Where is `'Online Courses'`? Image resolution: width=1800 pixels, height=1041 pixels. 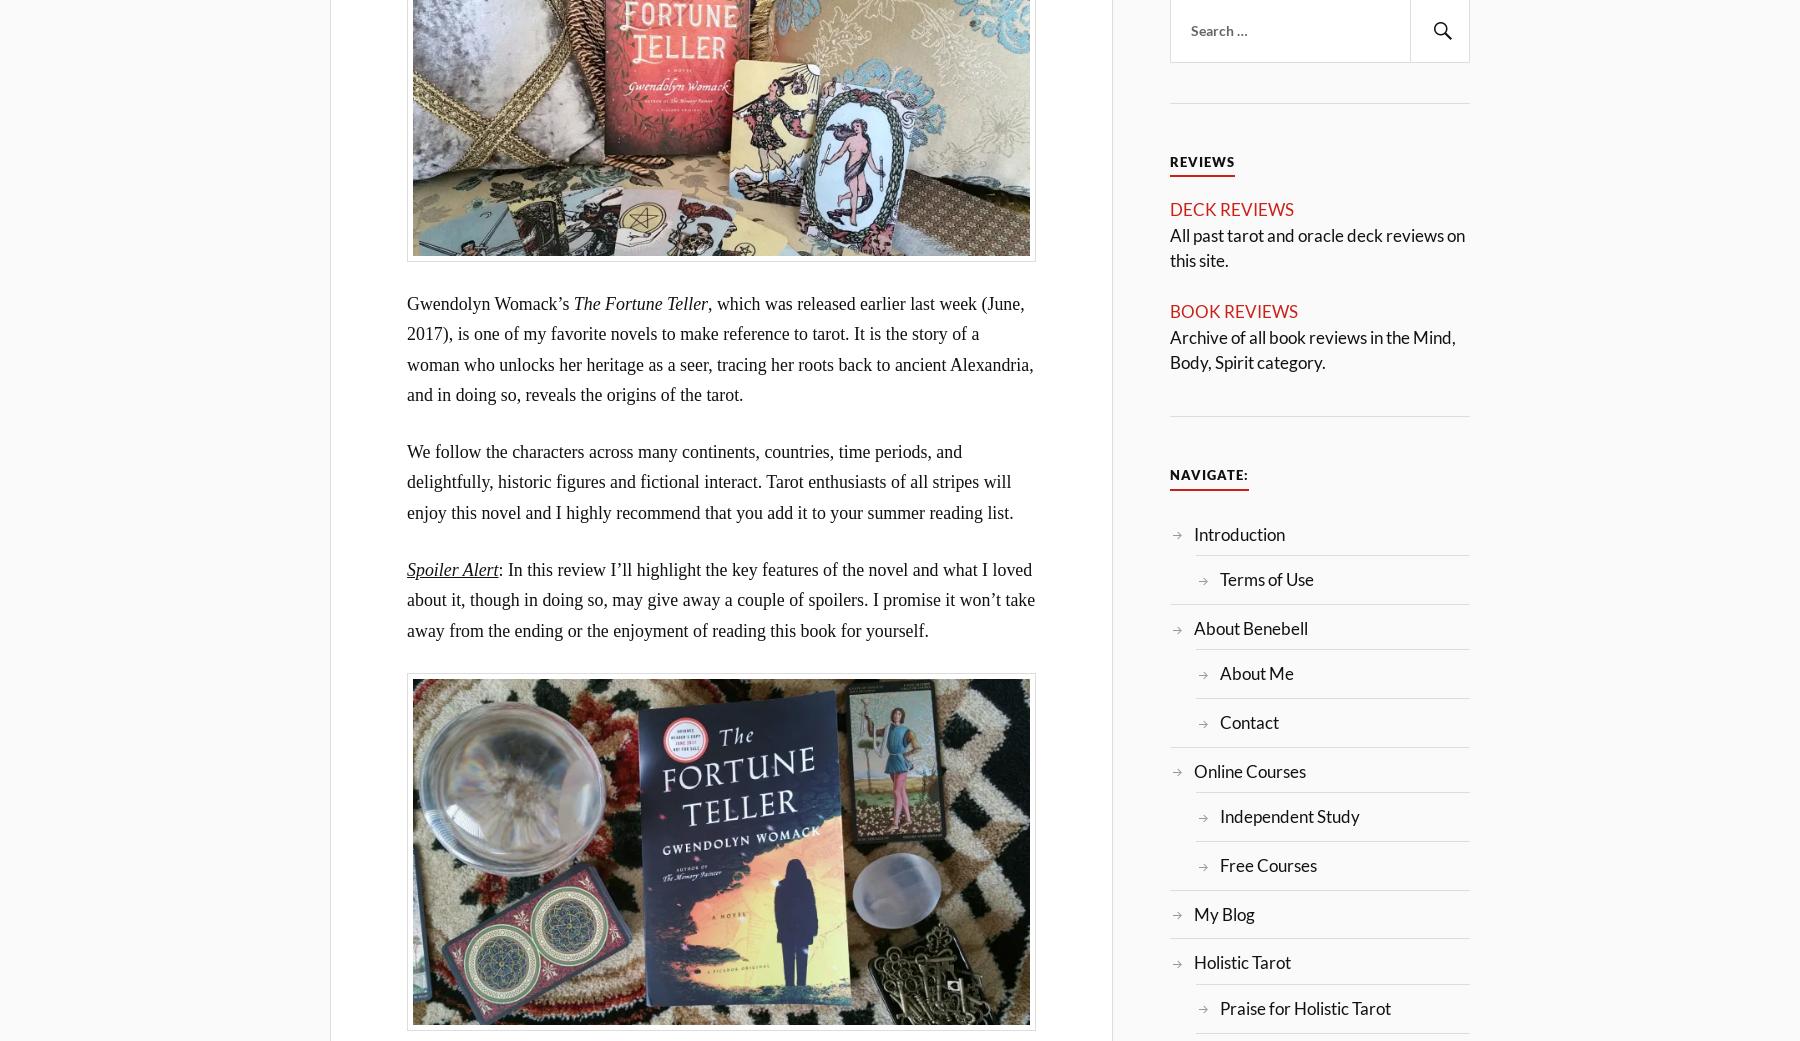 'Online Courses' is located at coordinates (1249, 770).